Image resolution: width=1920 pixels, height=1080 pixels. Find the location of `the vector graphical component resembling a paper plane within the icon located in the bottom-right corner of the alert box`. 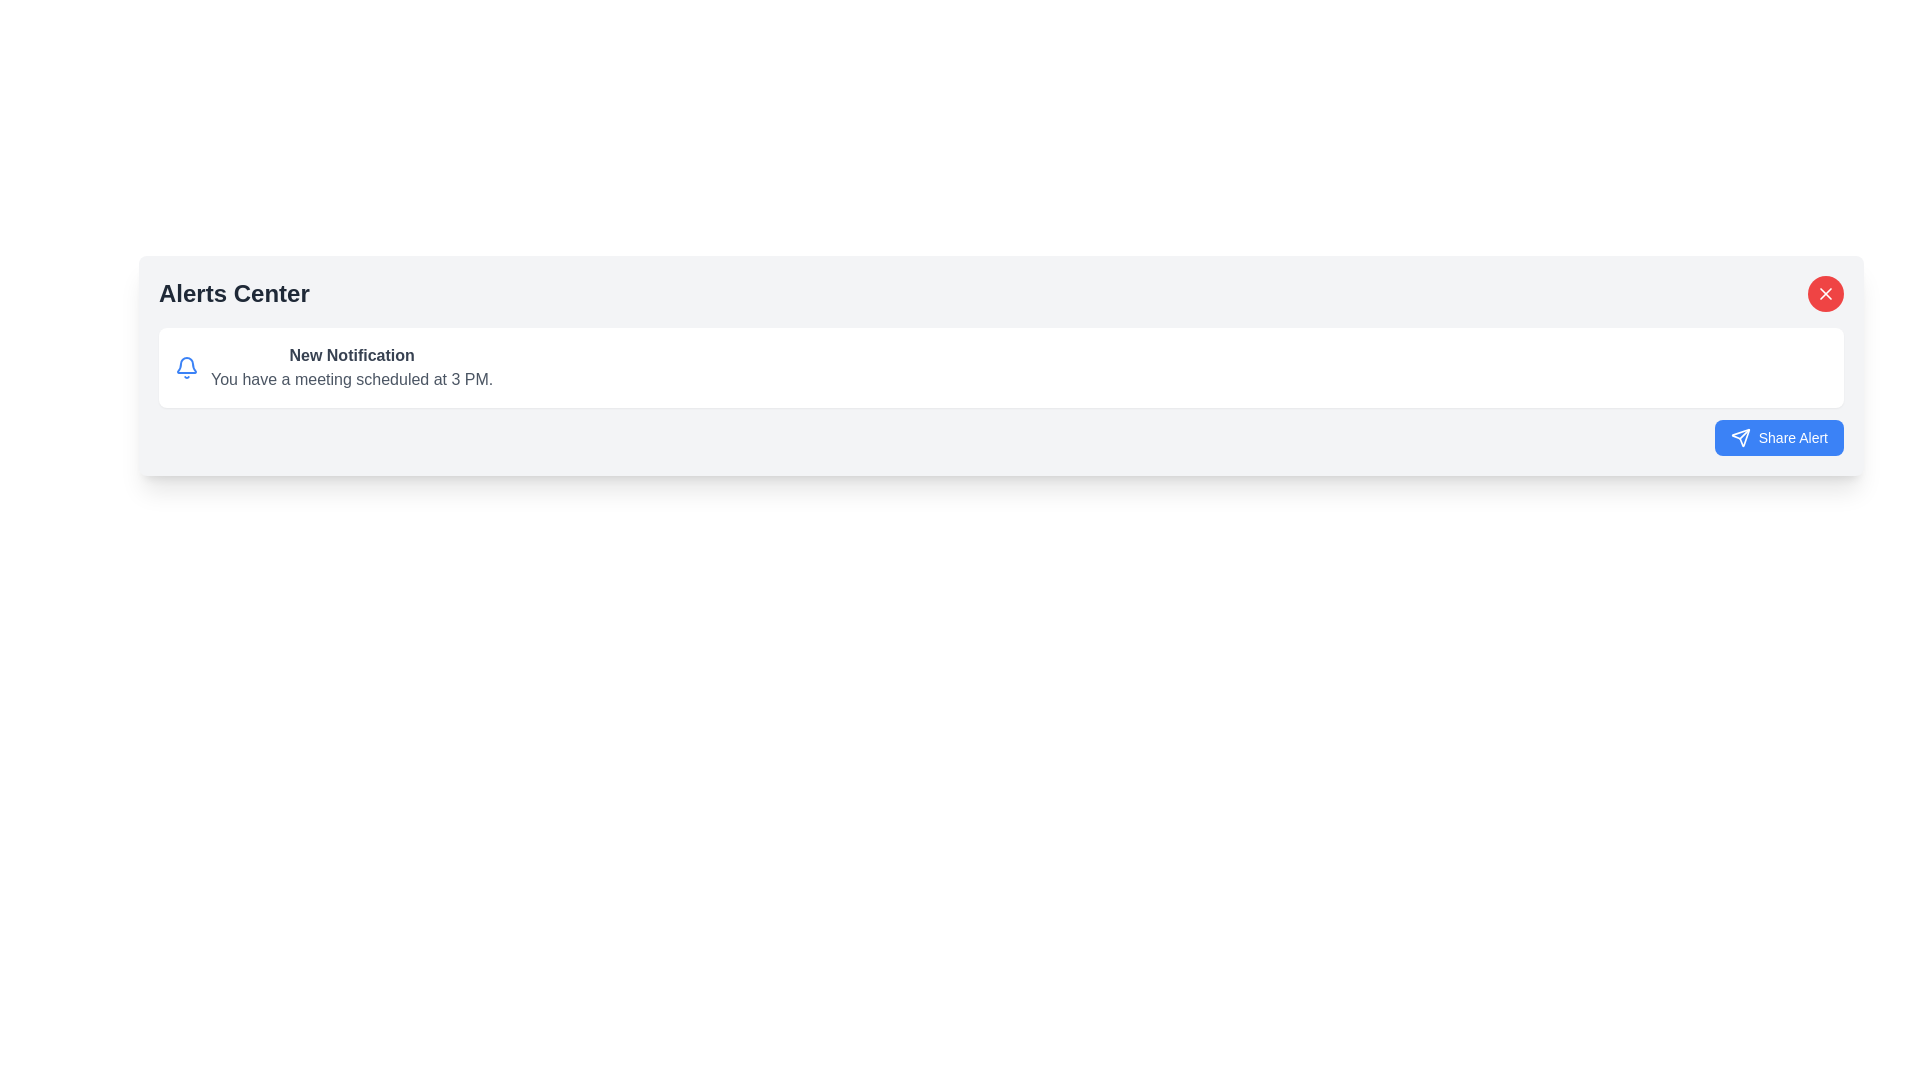

the vector graphical component resembling a paper plane within the icon located in the bottom-right corner of the alert box is located at coordinates (1739, 437).